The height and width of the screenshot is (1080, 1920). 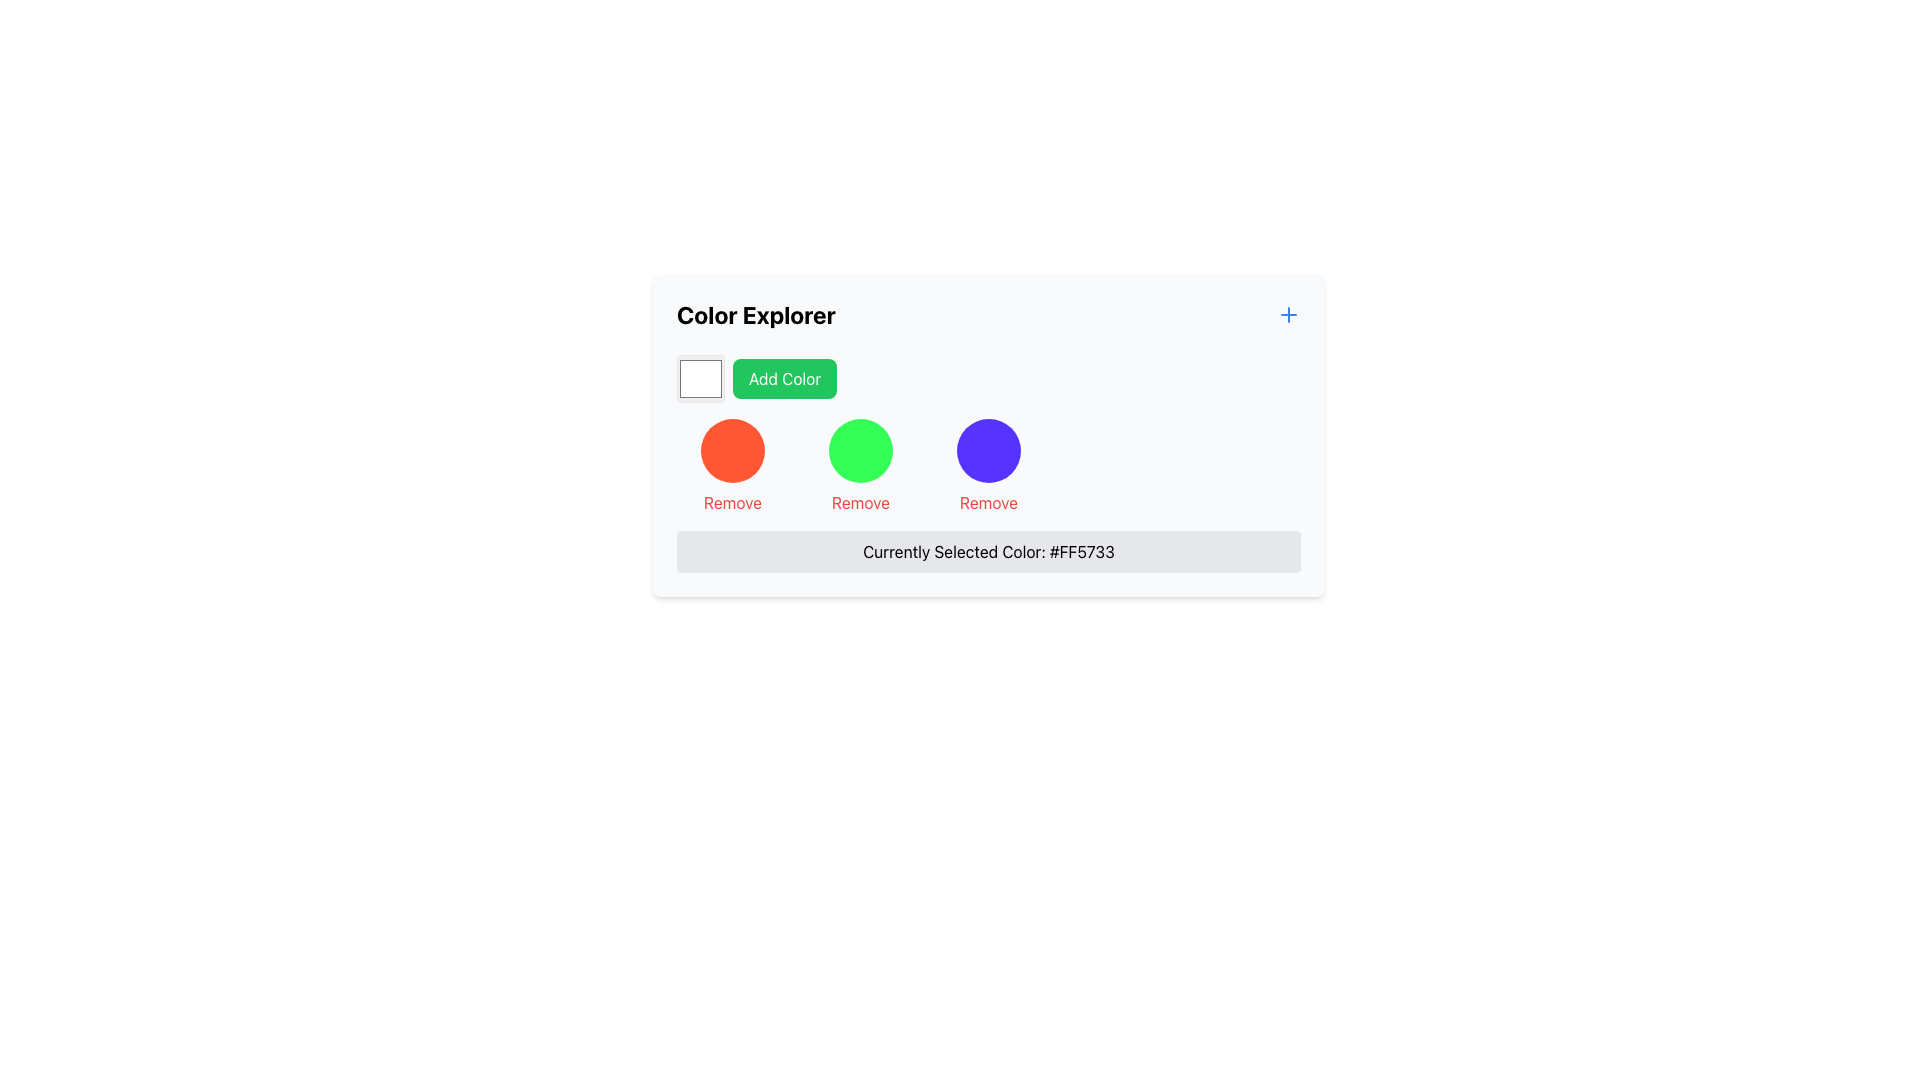 What do you see at coordinates (860, 501) in the screenshot?
I see `the 'Remove' button displayed in red font, which is located below a green circular icon and is the second among three similar buttons, to observe the underline effect` at bounding box center [860, 501].